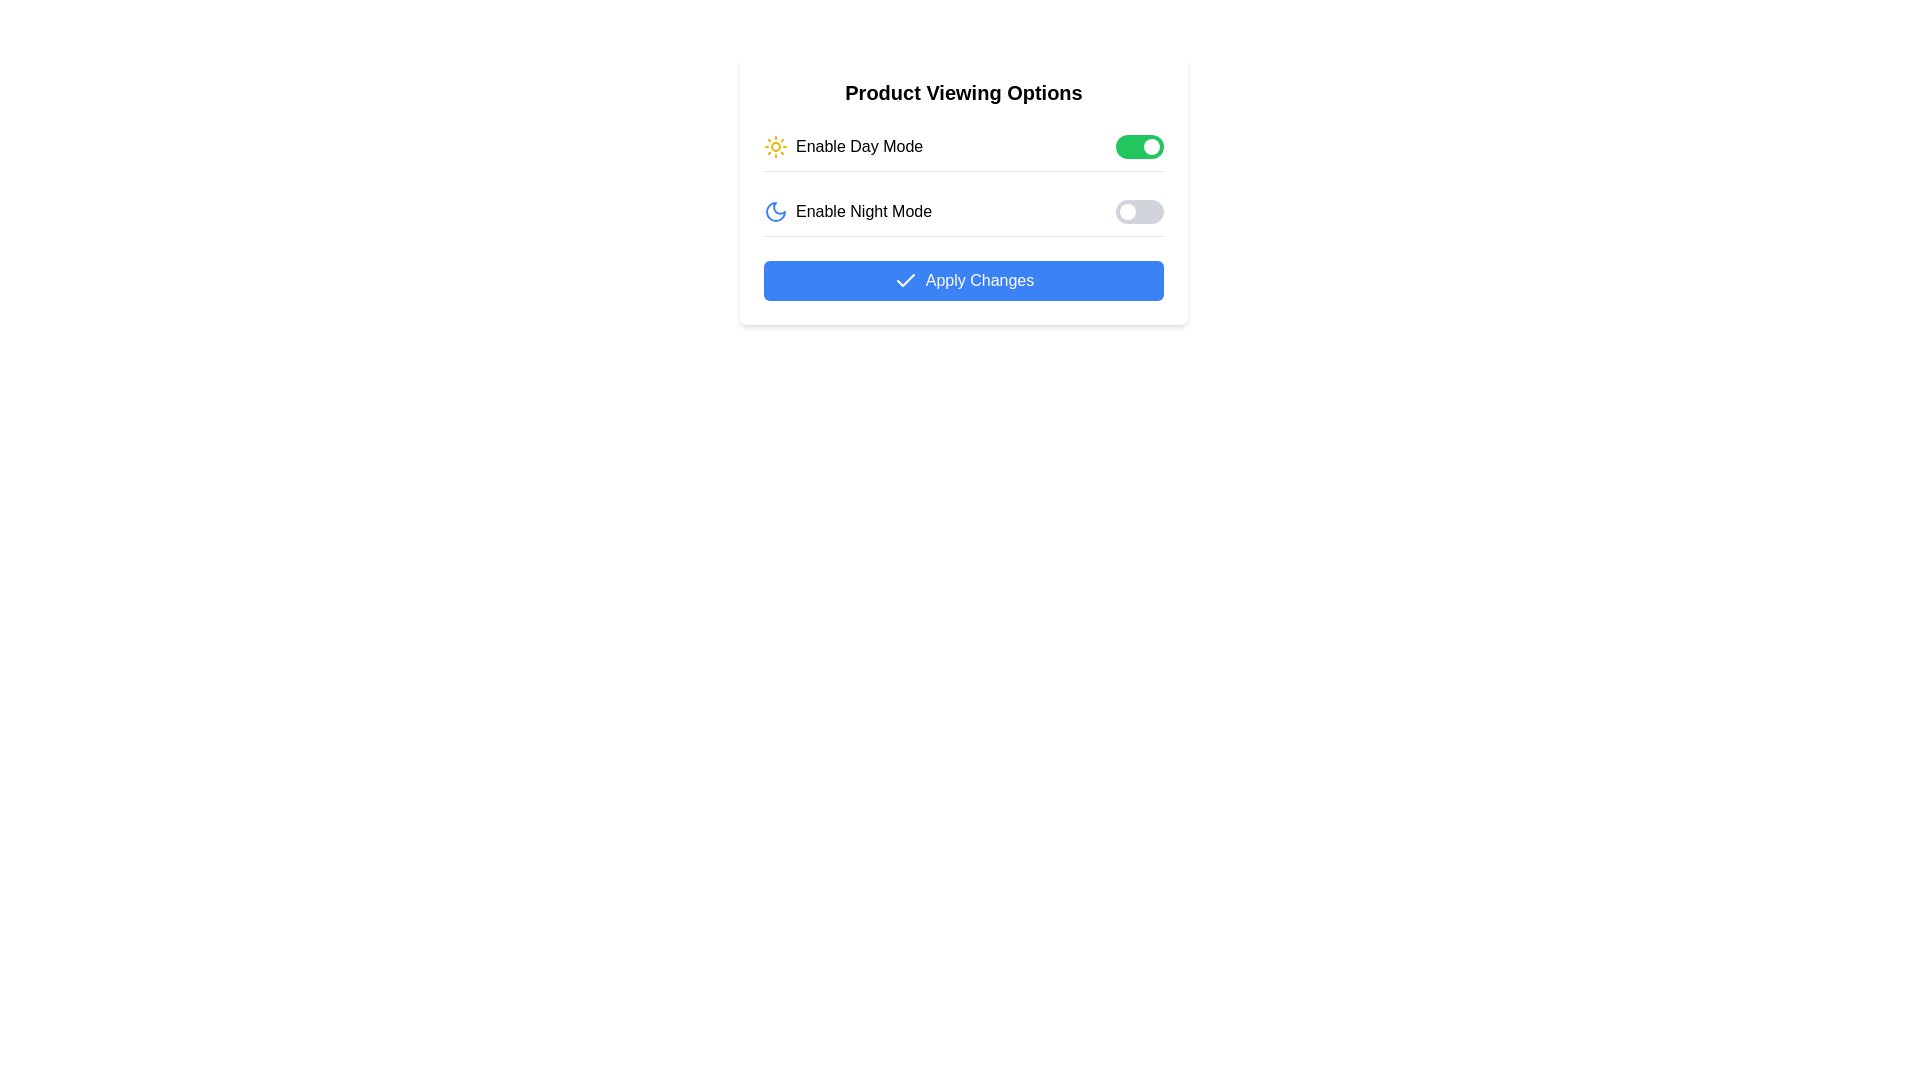 The width and height of the screenshot is (1920, 1080). I want to click on the toggle switch located at the far-right end of the line containing 'Enable Night Mode', so click(1140, 212).